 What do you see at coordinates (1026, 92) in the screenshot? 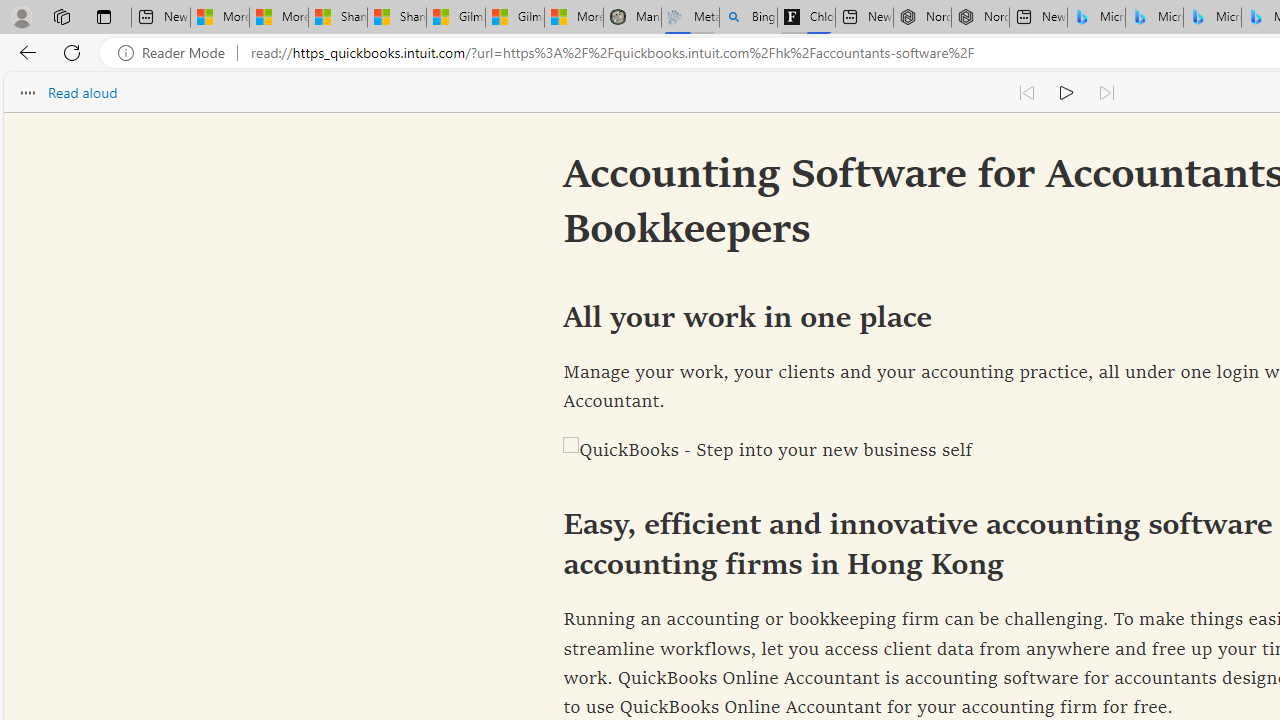
I see `'Read previous paragraph'` at bounding box center [1026, 92].